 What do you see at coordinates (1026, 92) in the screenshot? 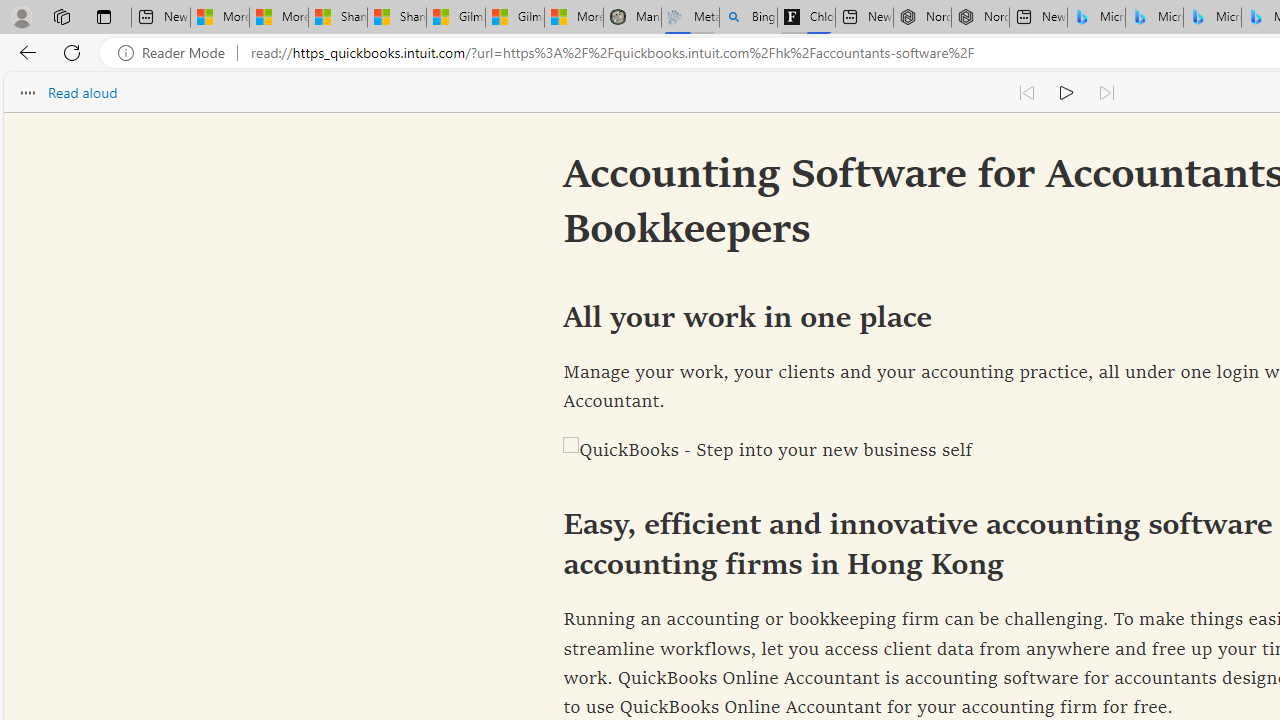
I see `'Read previous paragraph'` at bounding box center [1026, 92].